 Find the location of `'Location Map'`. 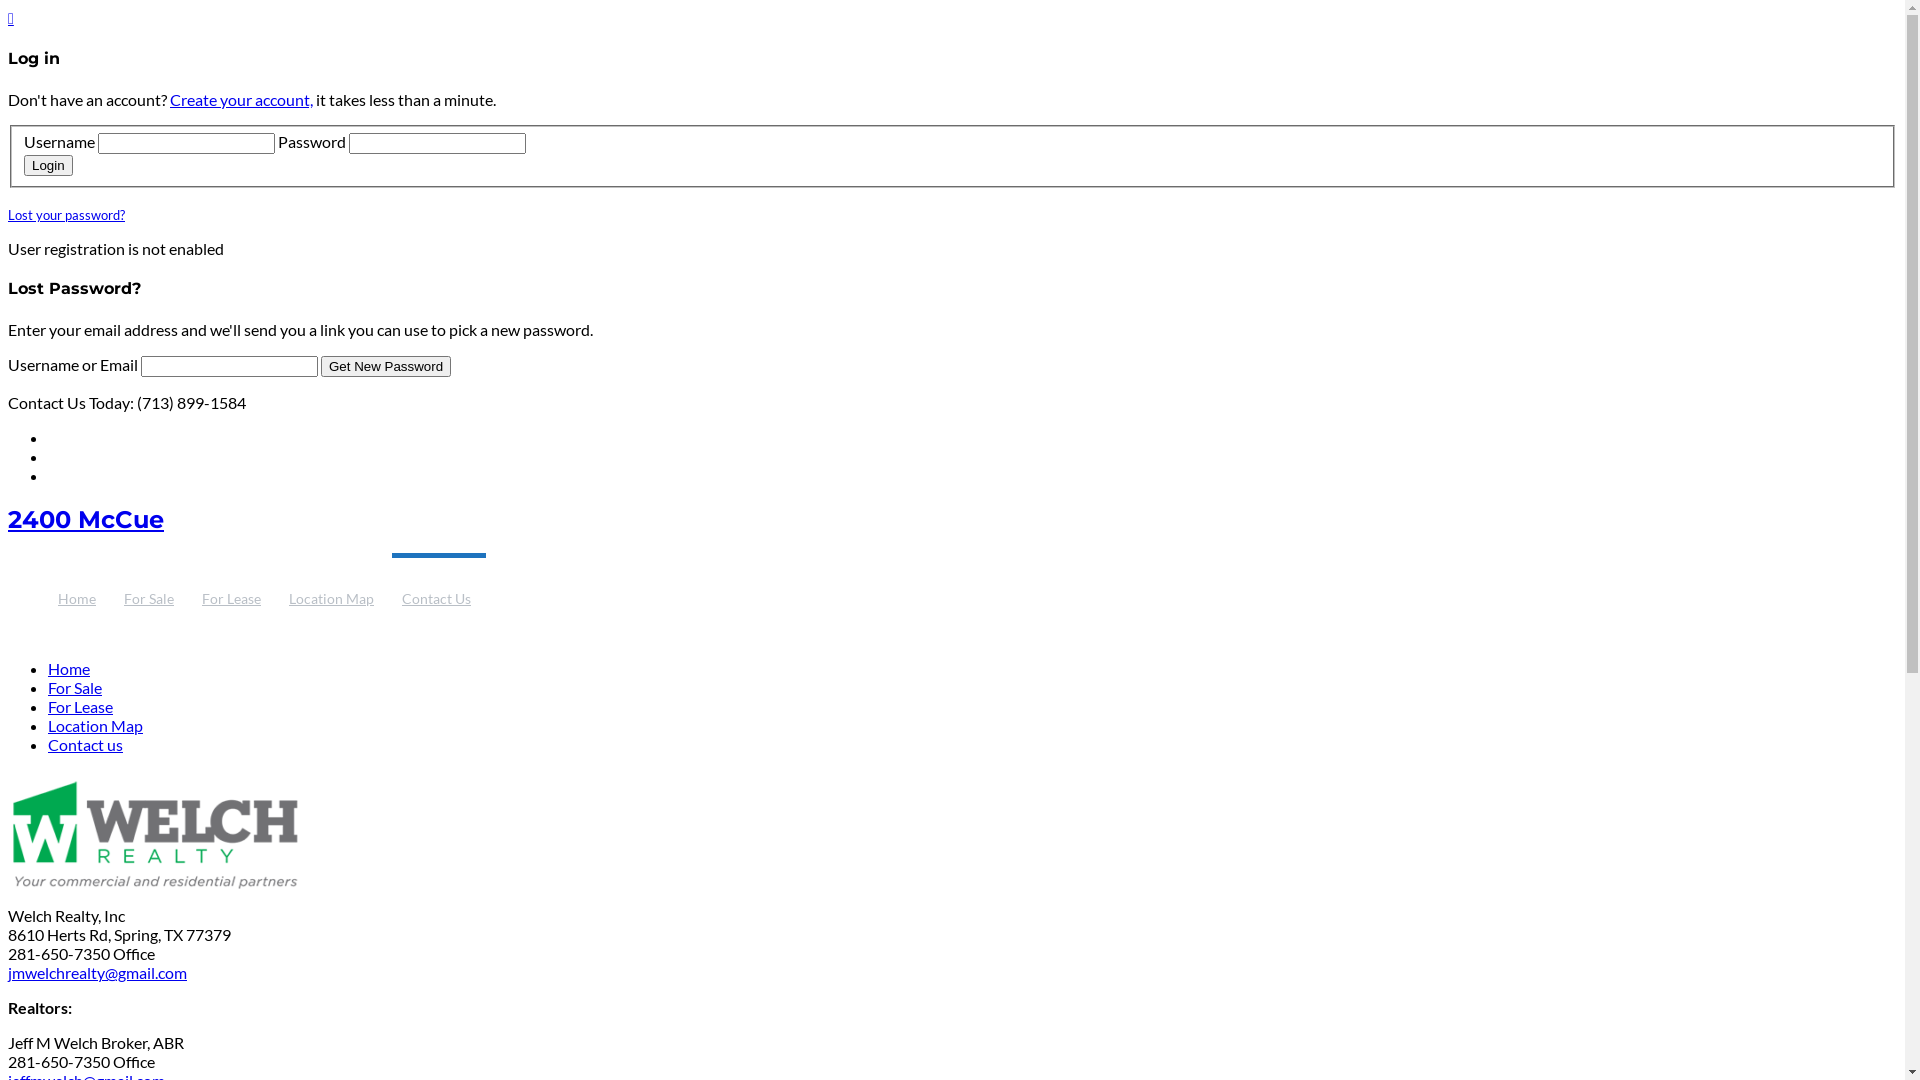

'Location Map' is located at coordinates (48, 725).